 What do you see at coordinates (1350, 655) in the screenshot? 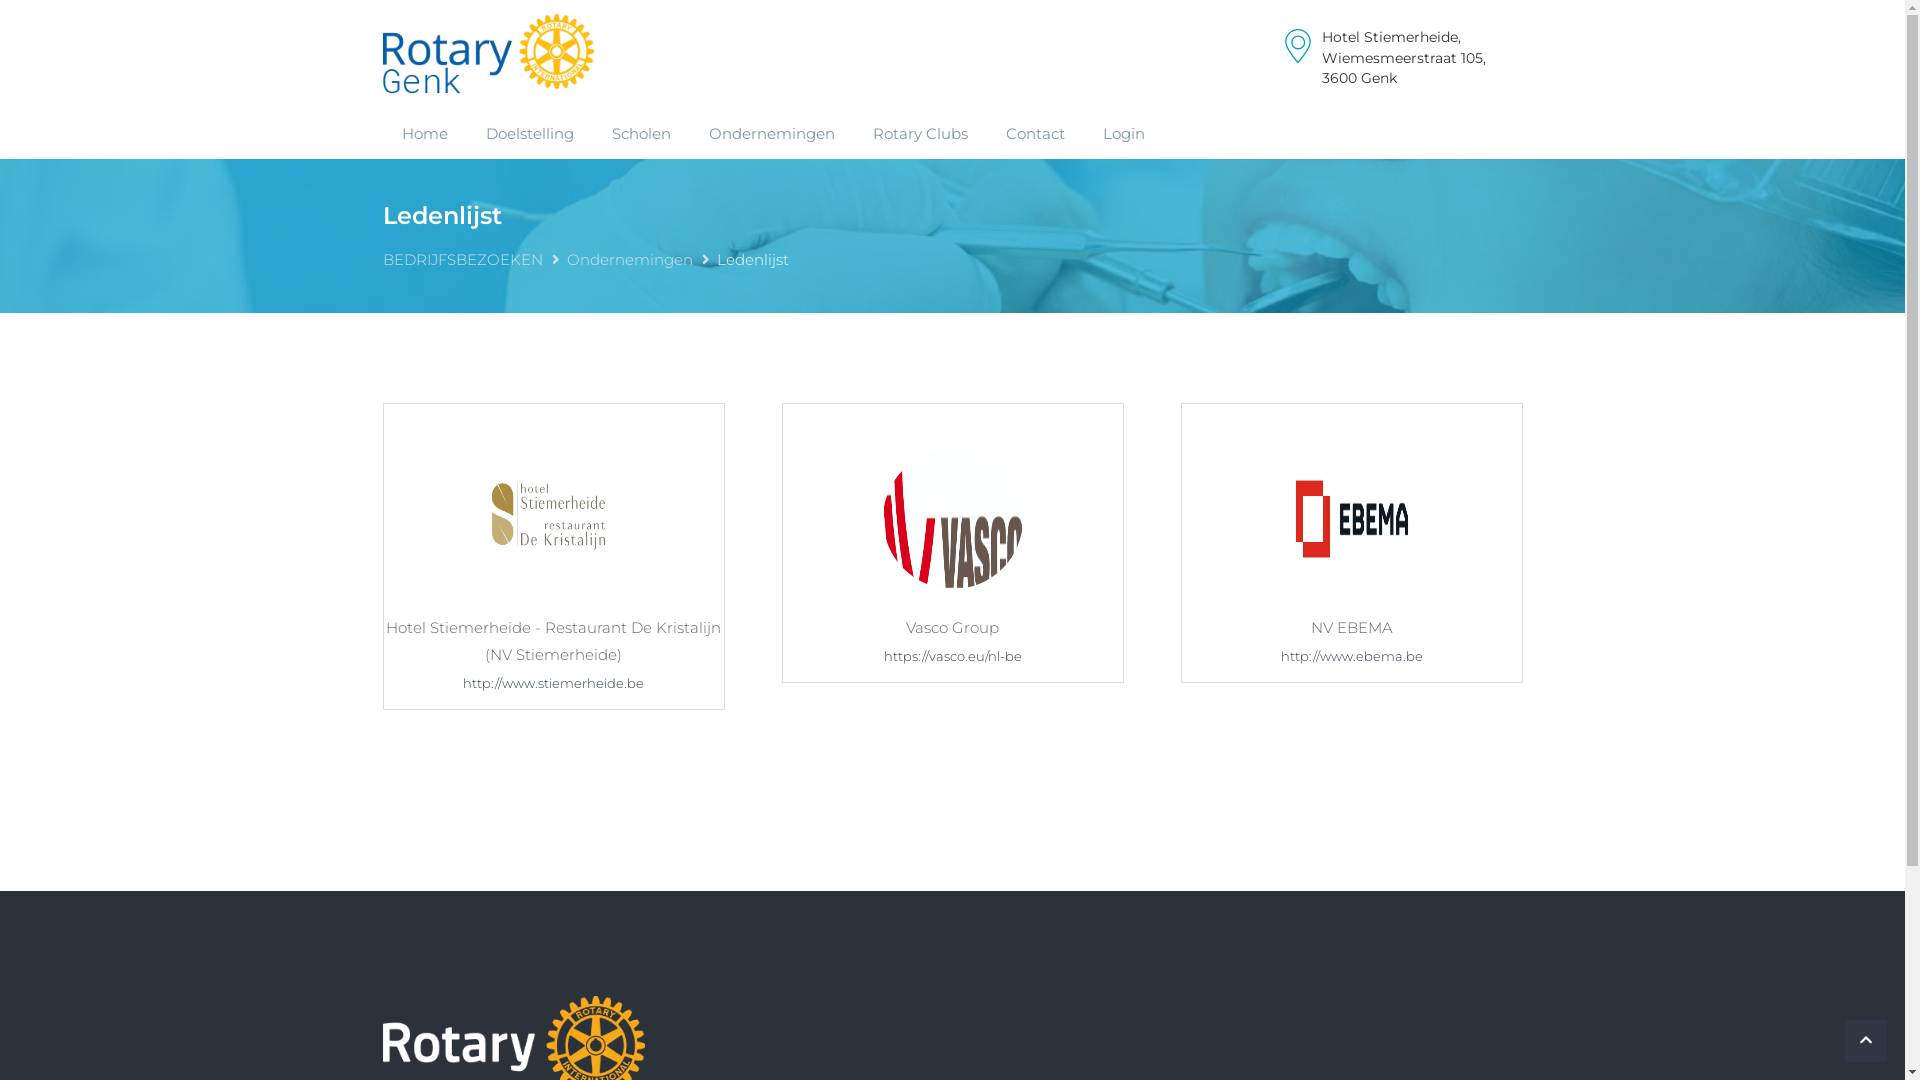
I see `'http://www.ebema.be'` at bounding box center [1350, 655].